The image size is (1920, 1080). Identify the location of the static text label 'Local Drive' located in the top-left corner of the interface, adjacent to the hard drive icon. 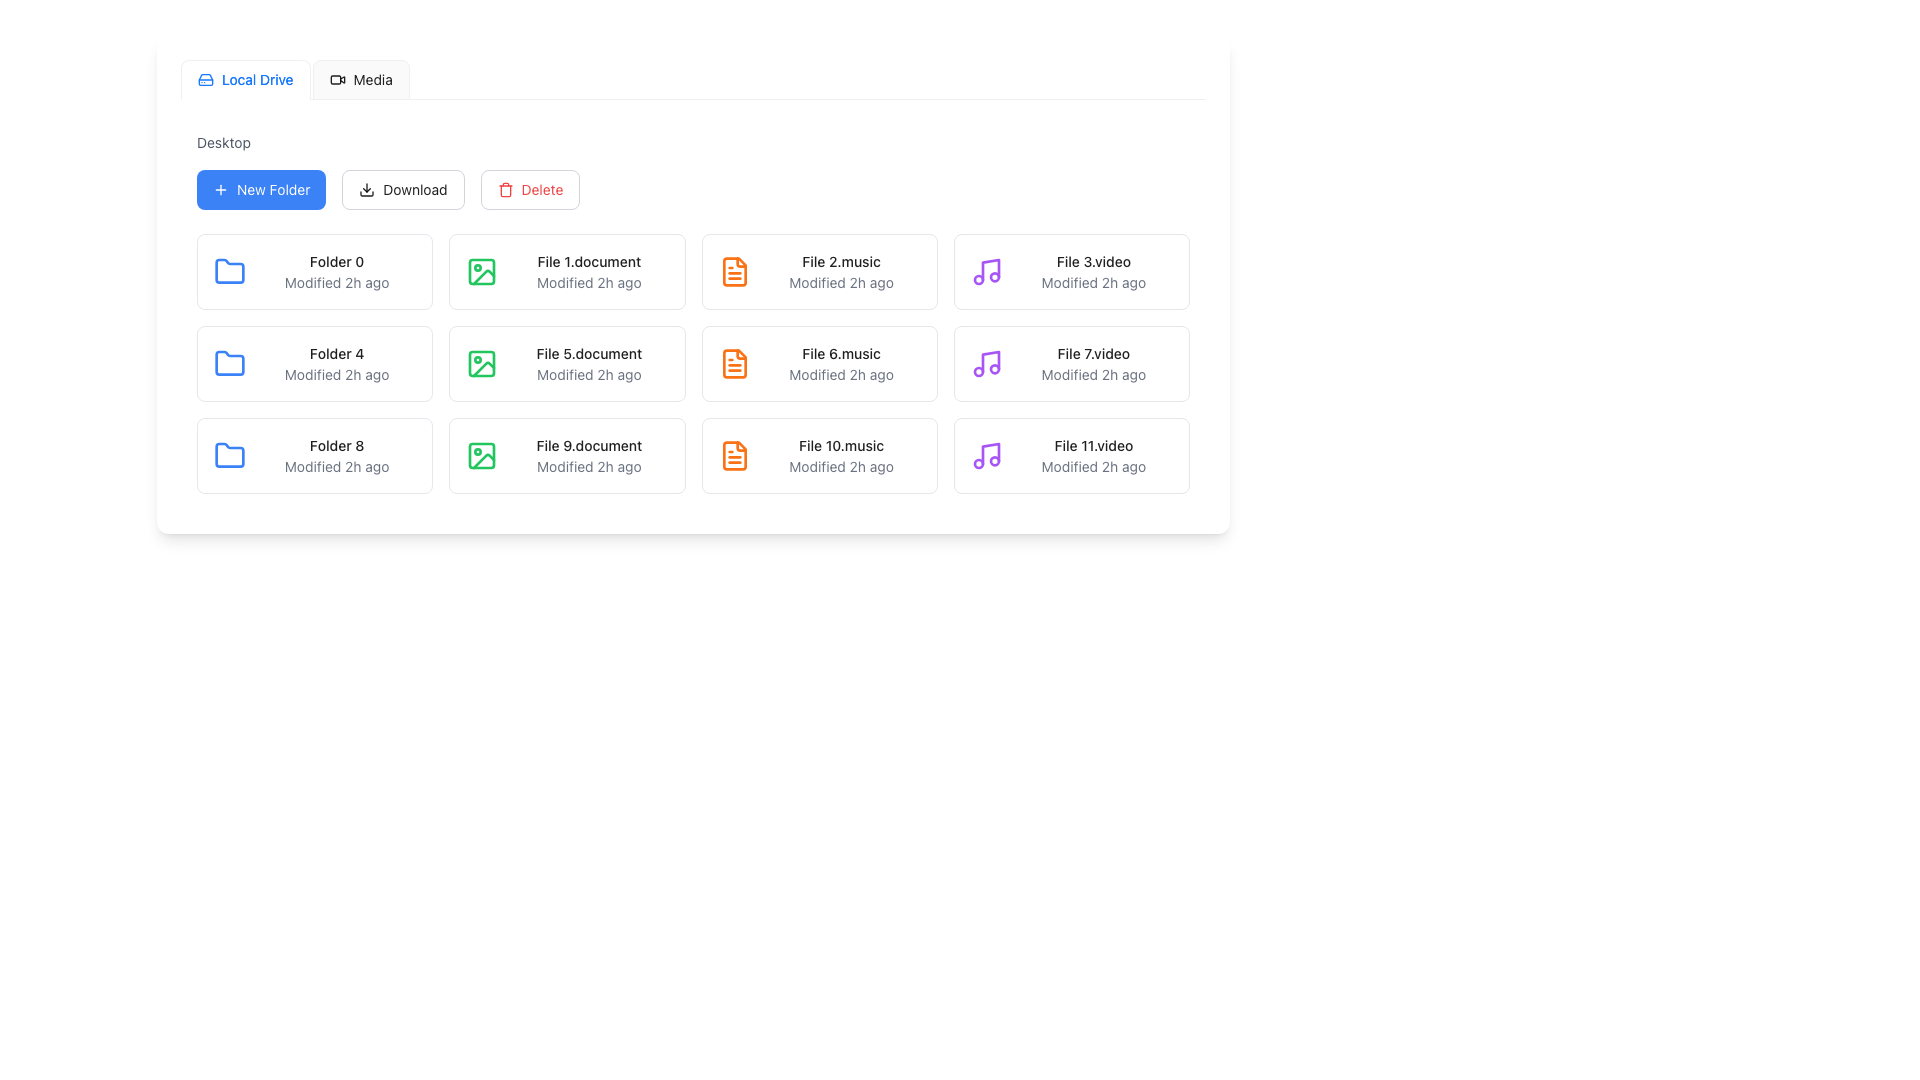
(256, 79).